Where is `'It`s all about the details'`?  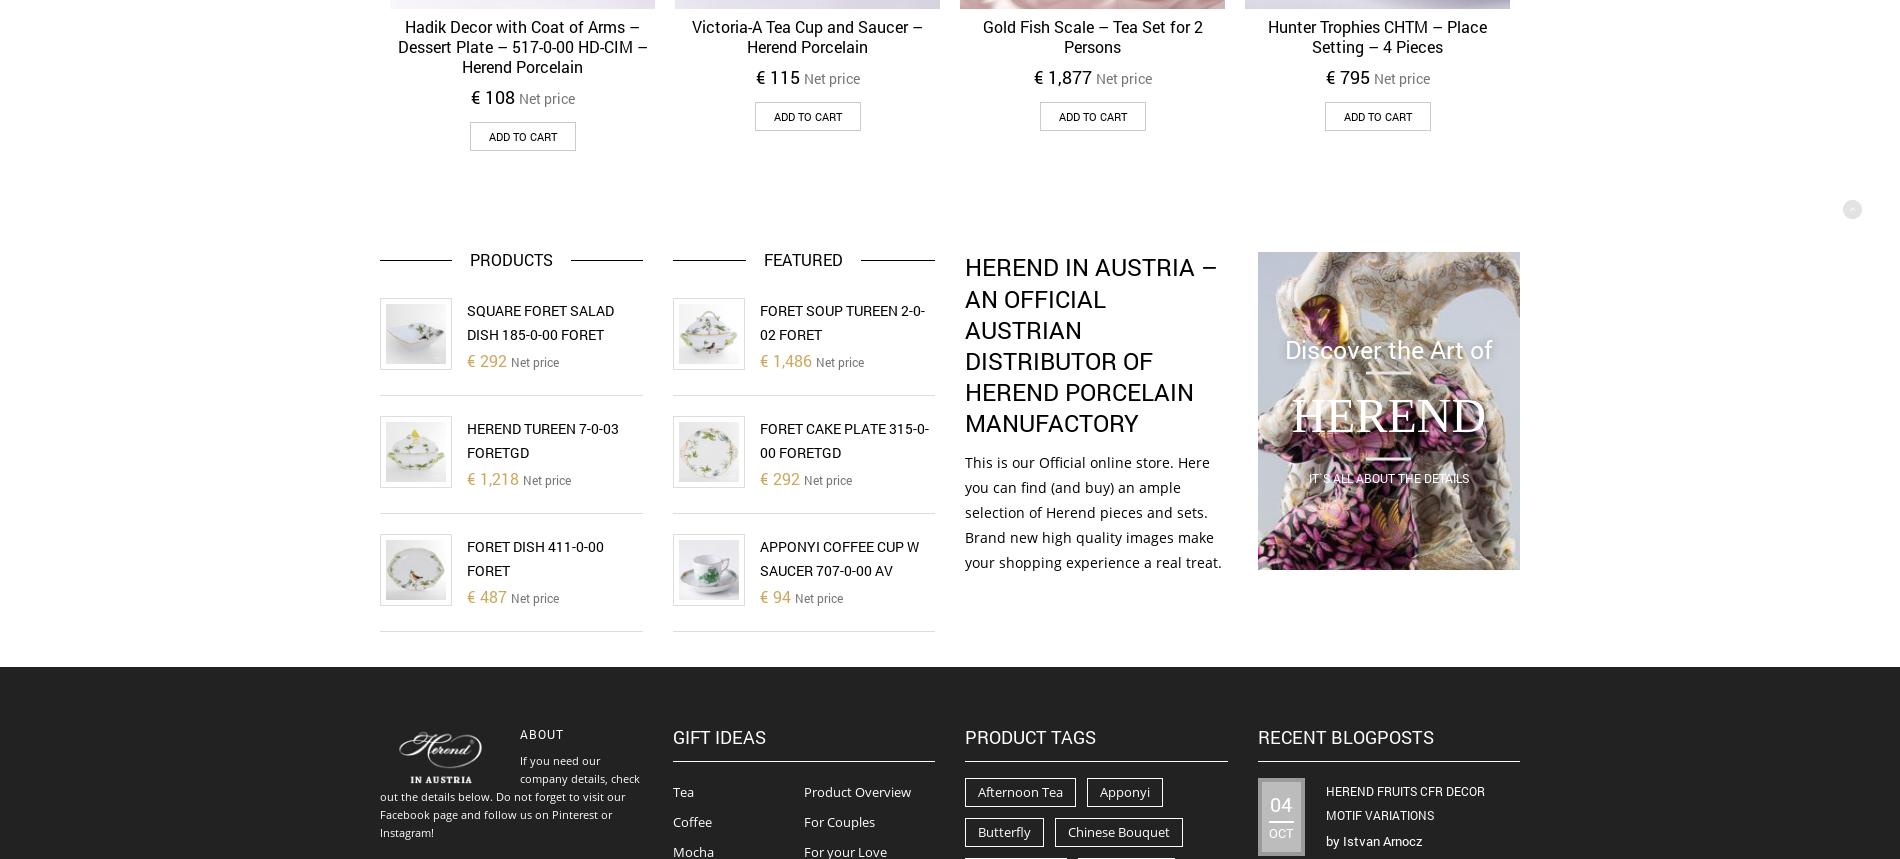
'It`s all about the details' is located at coordinates (1306, 476).